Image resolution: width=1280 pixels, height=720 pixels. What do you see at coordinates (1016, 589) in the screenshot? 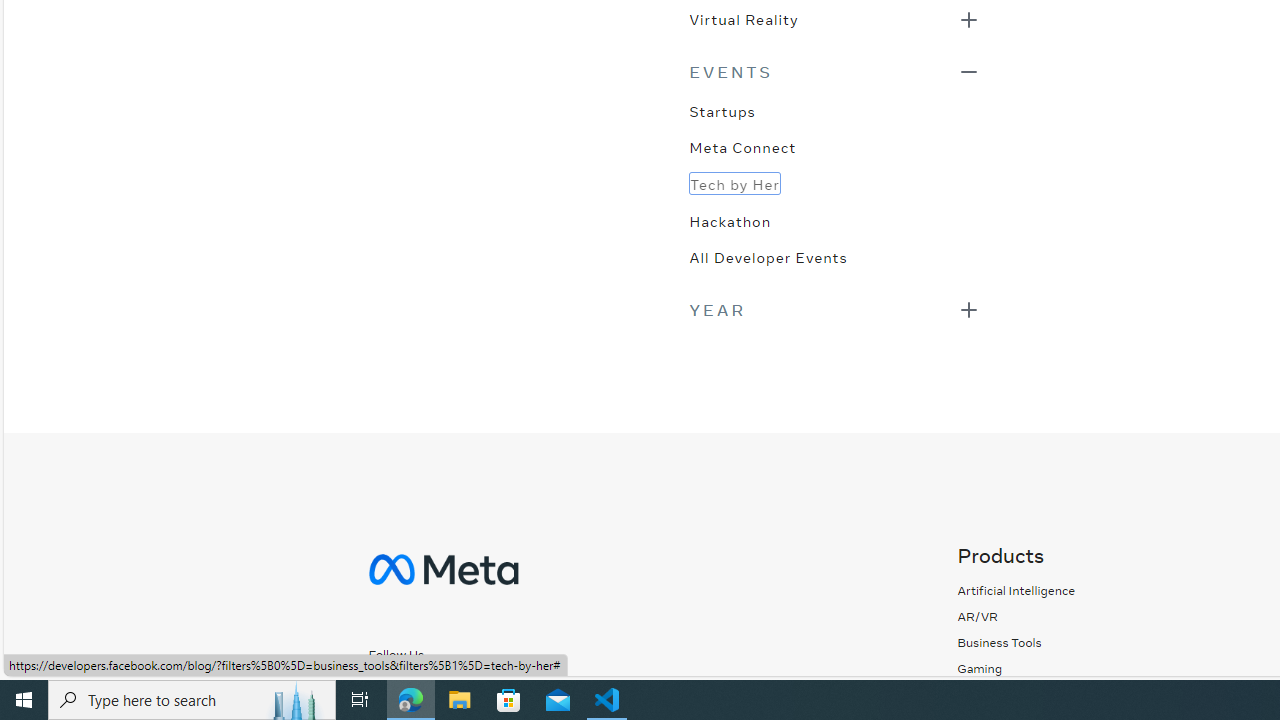
I see `'Artificial Intelligence'` at bounding box center [1016, 589].